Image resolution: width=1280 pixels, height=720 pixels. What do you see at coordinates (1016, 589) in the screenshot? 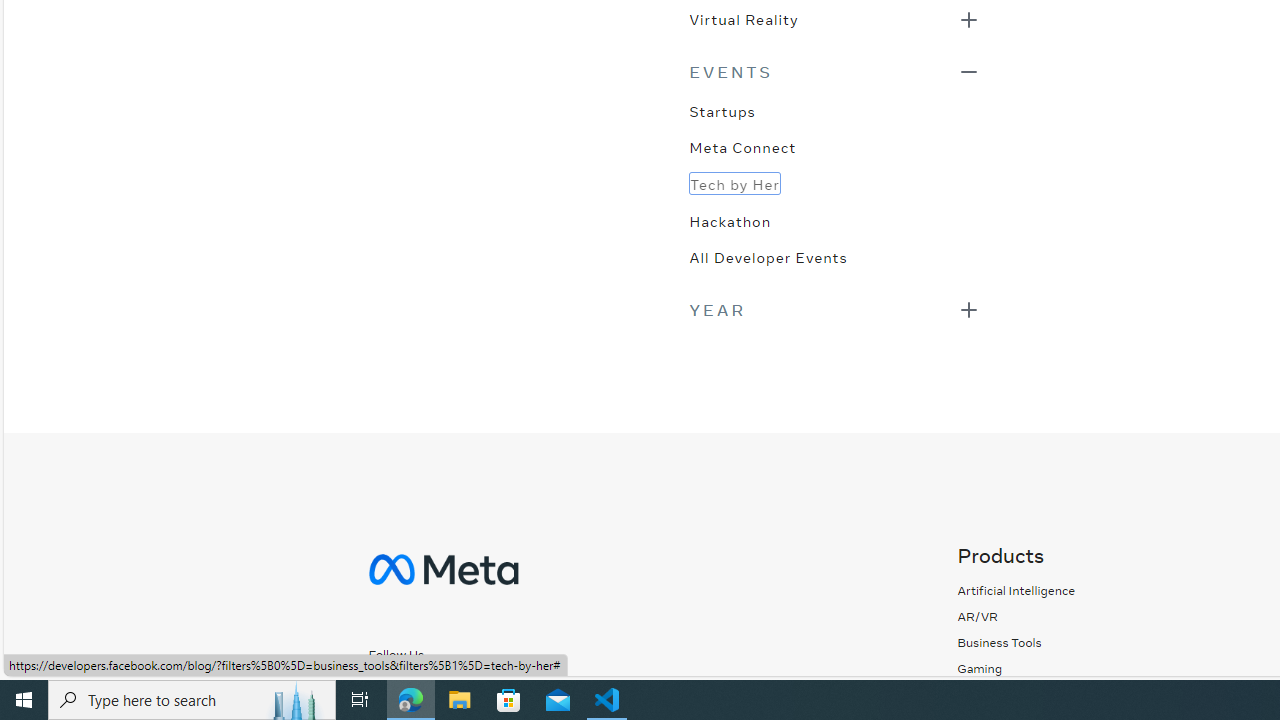
I see `'Artificial Intelligence'` at bounding box center [1016, 589].